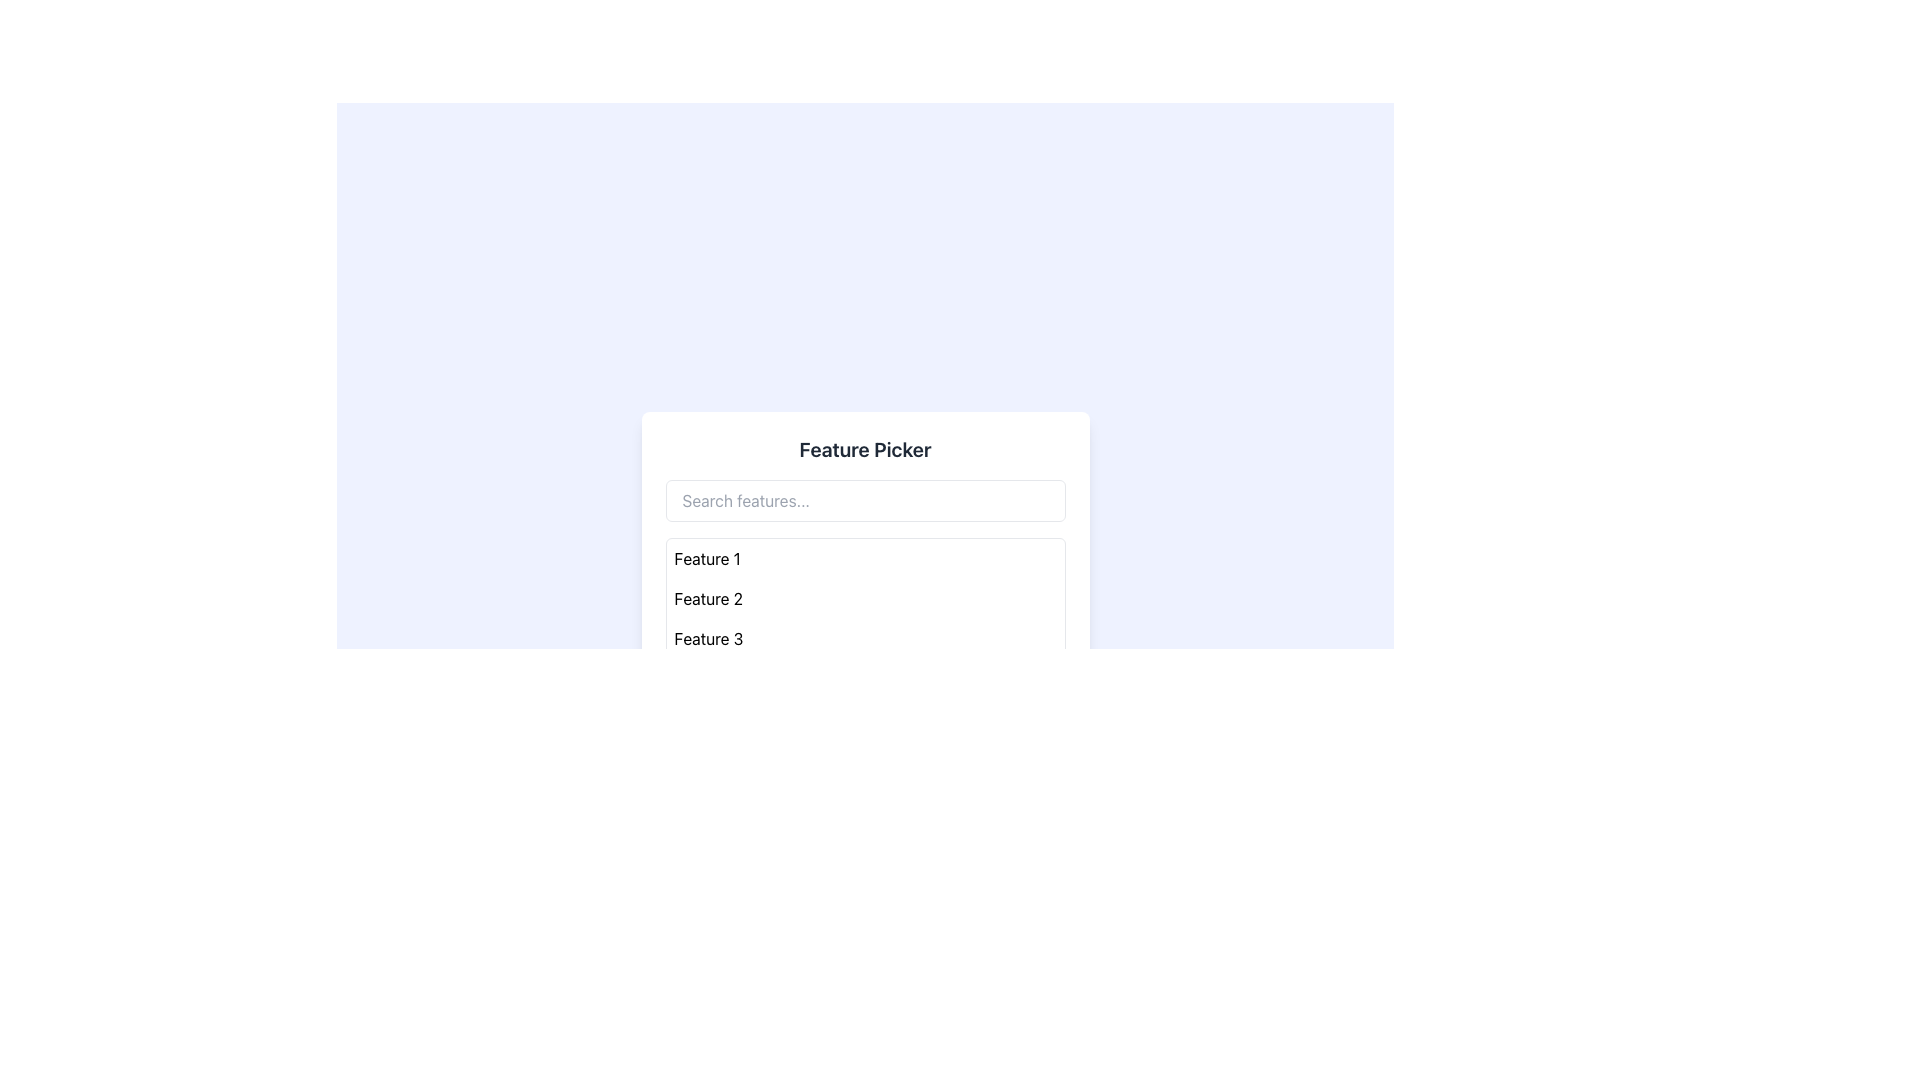  I want to click on the second list item labeled 'Feature 2' in the Feature Picker, so click(865, 597).